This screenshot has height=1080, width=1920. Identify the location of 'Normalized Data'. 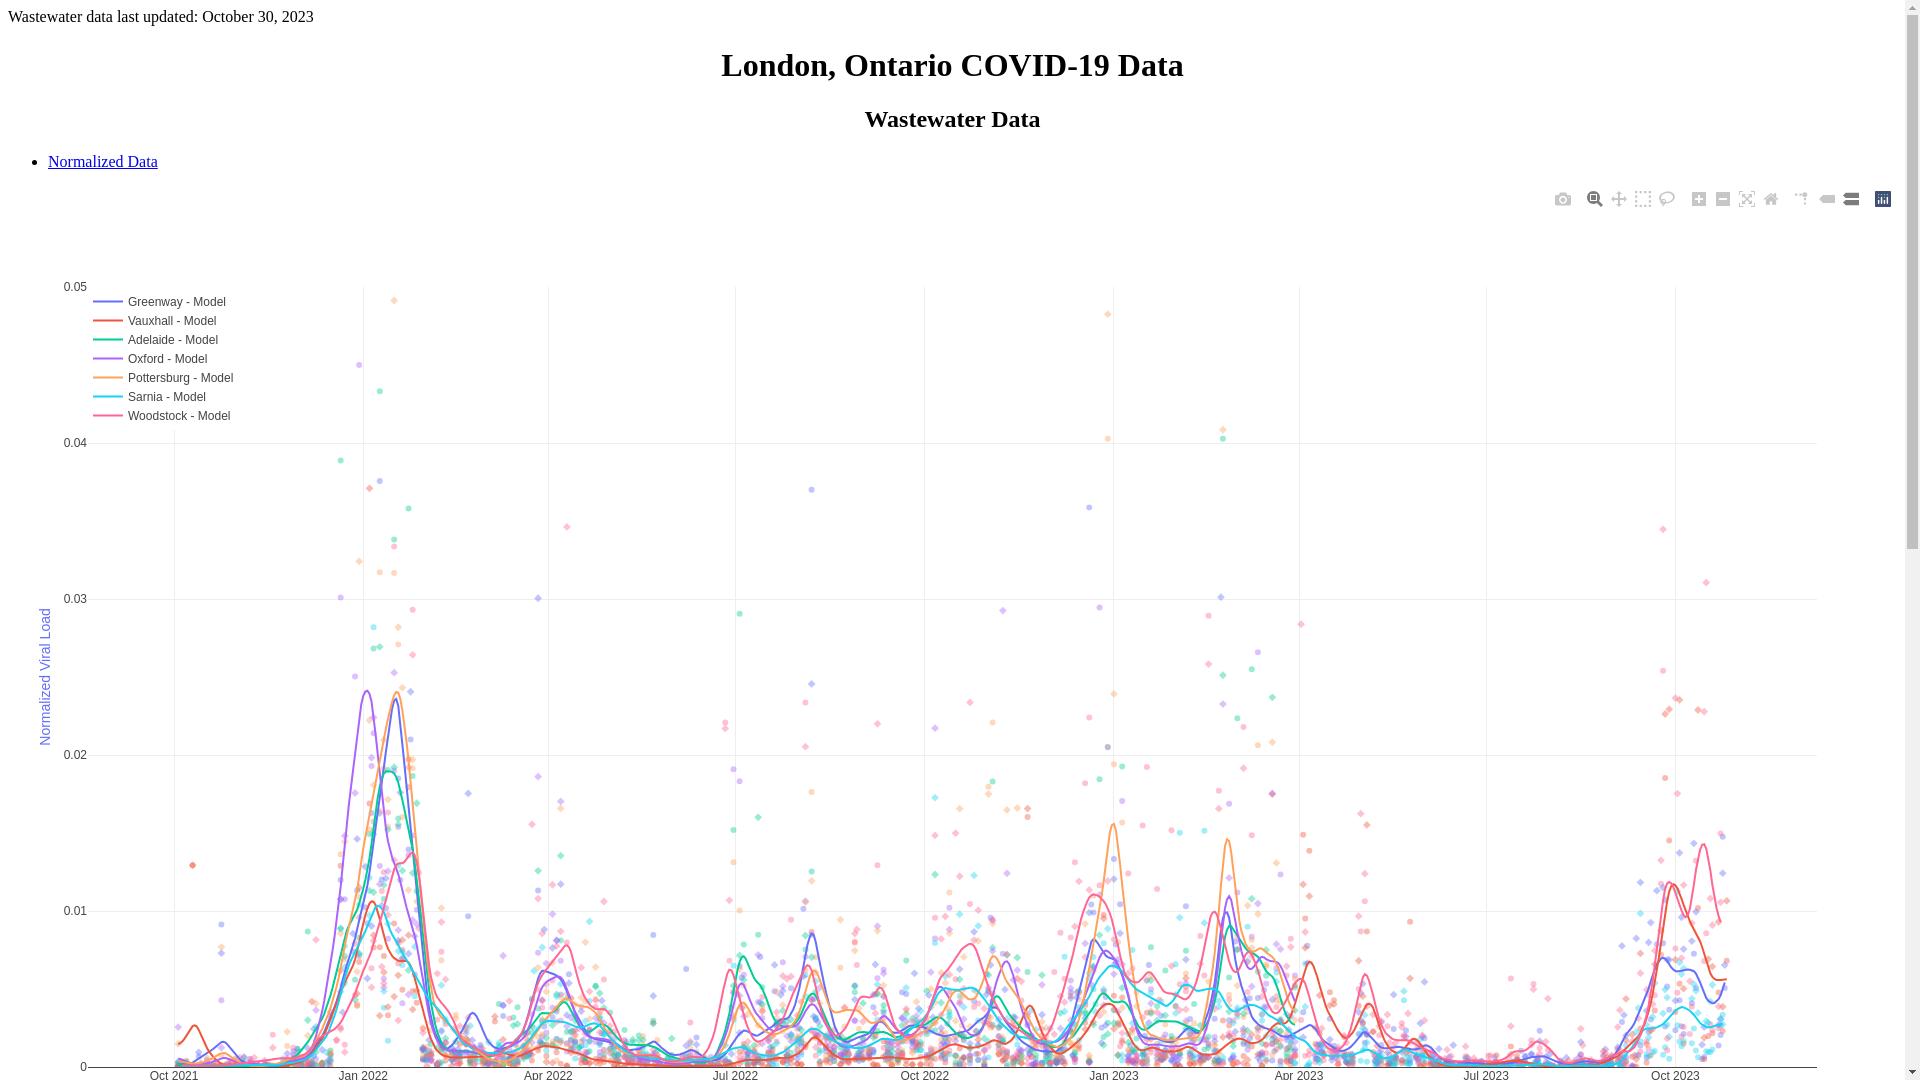
(48, 160).